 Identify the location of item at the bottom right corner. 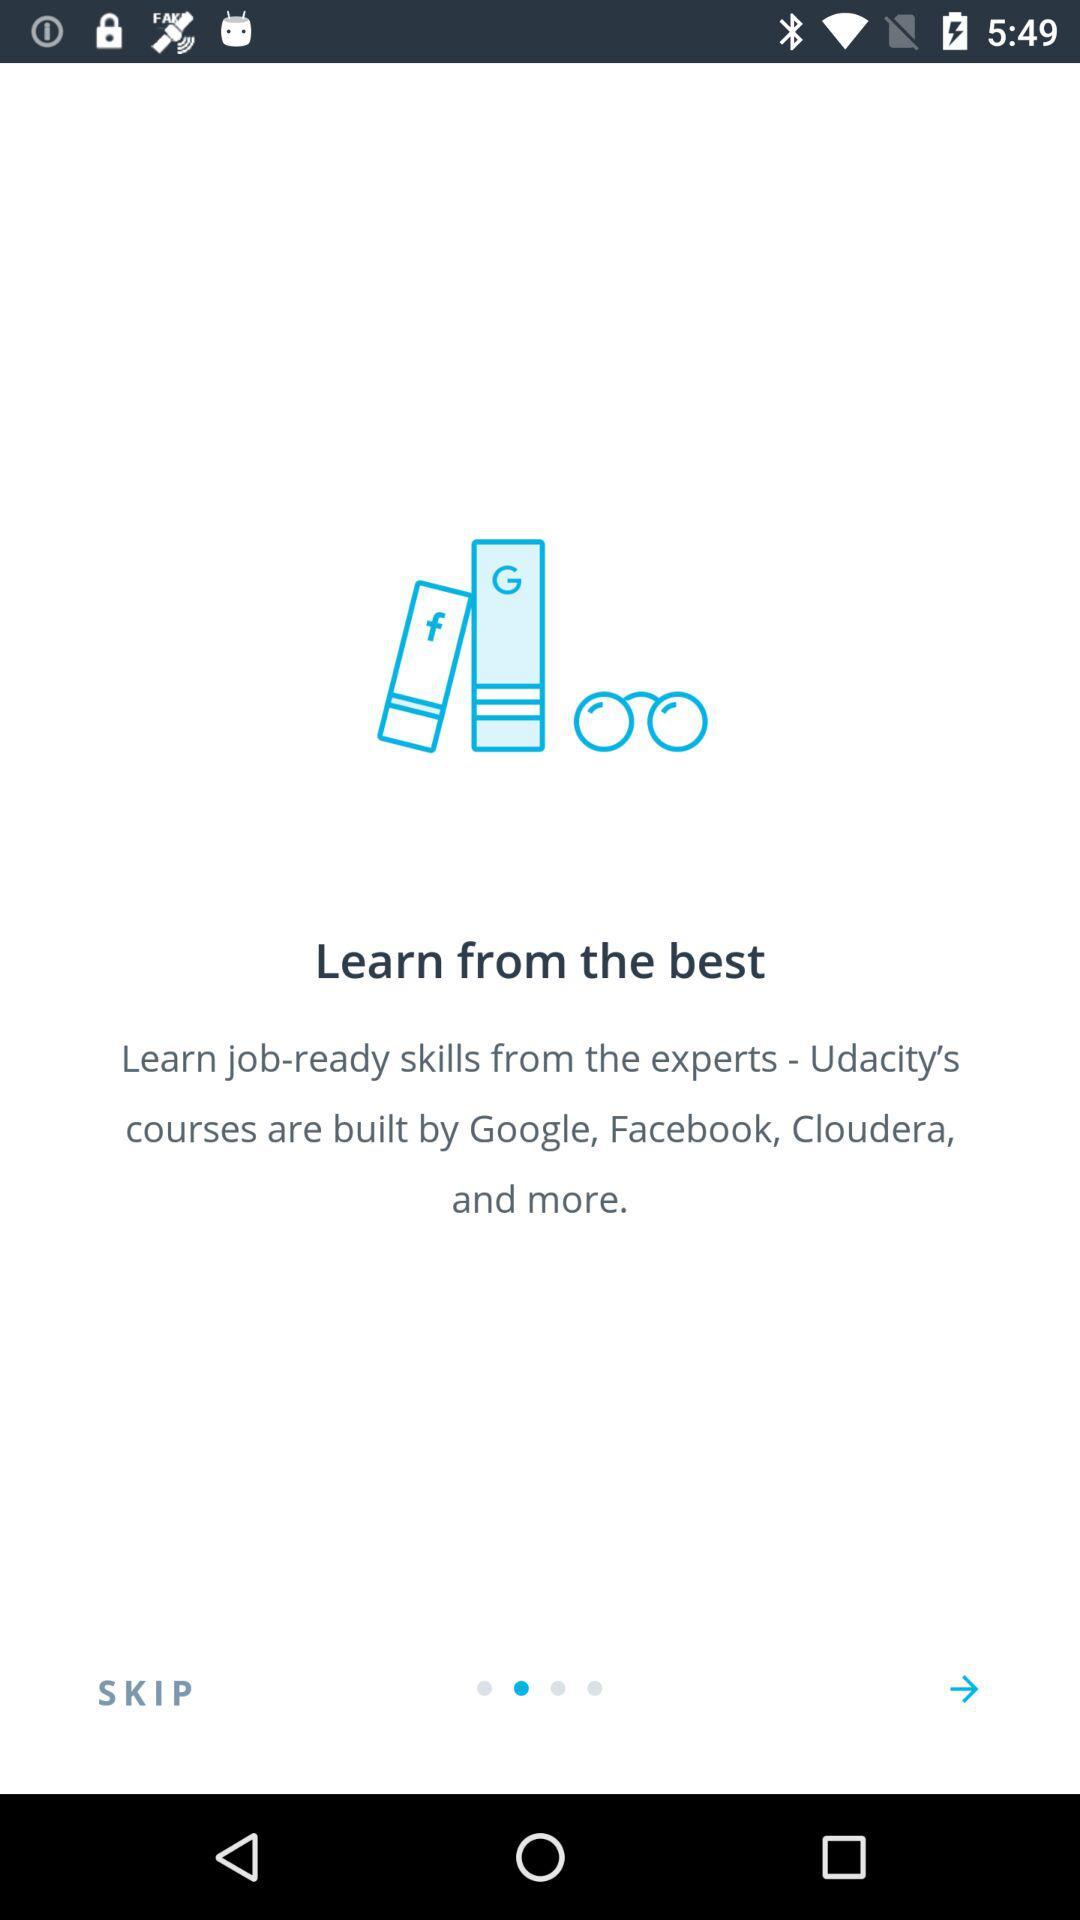
(963, 1688).